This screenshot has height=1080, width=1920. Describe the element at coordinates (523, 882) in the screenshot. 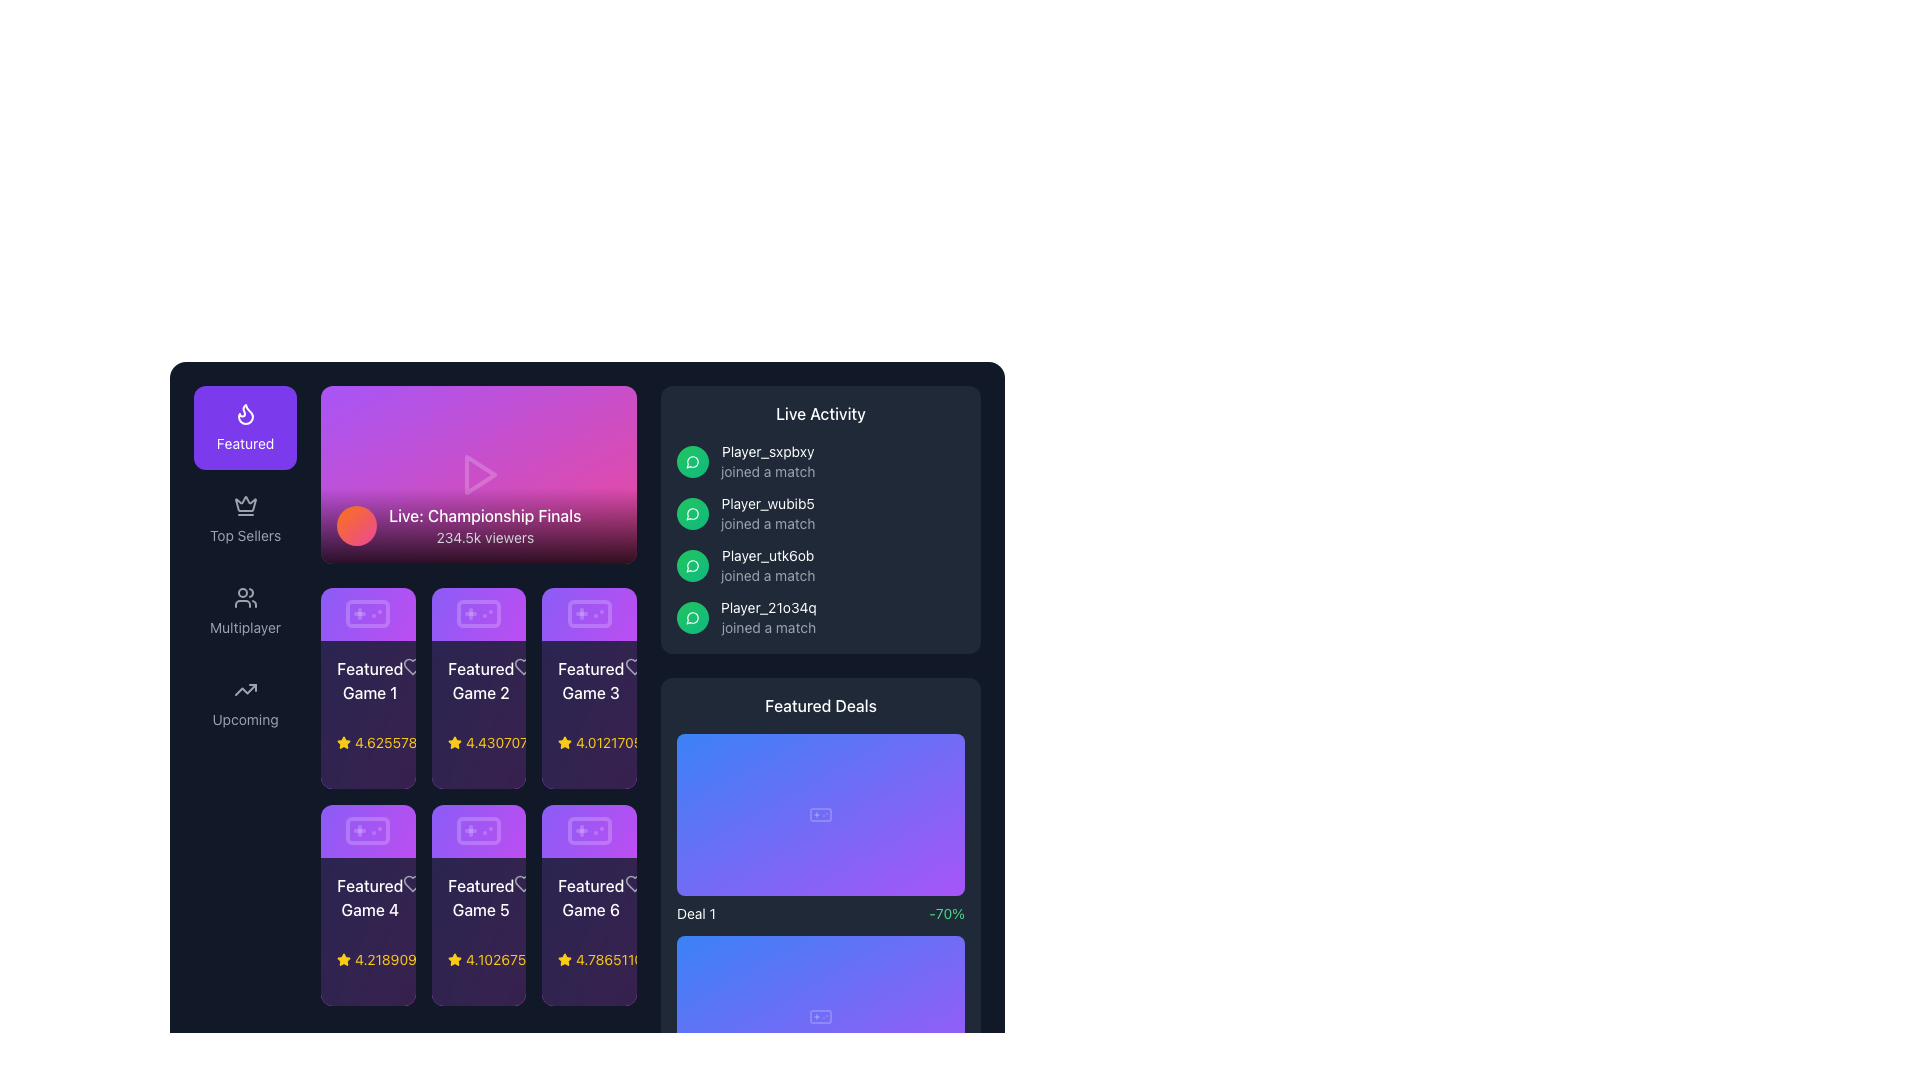

I see `the heart icon button located in the top-right corner of the 'Featured Game 5' card` at that location.